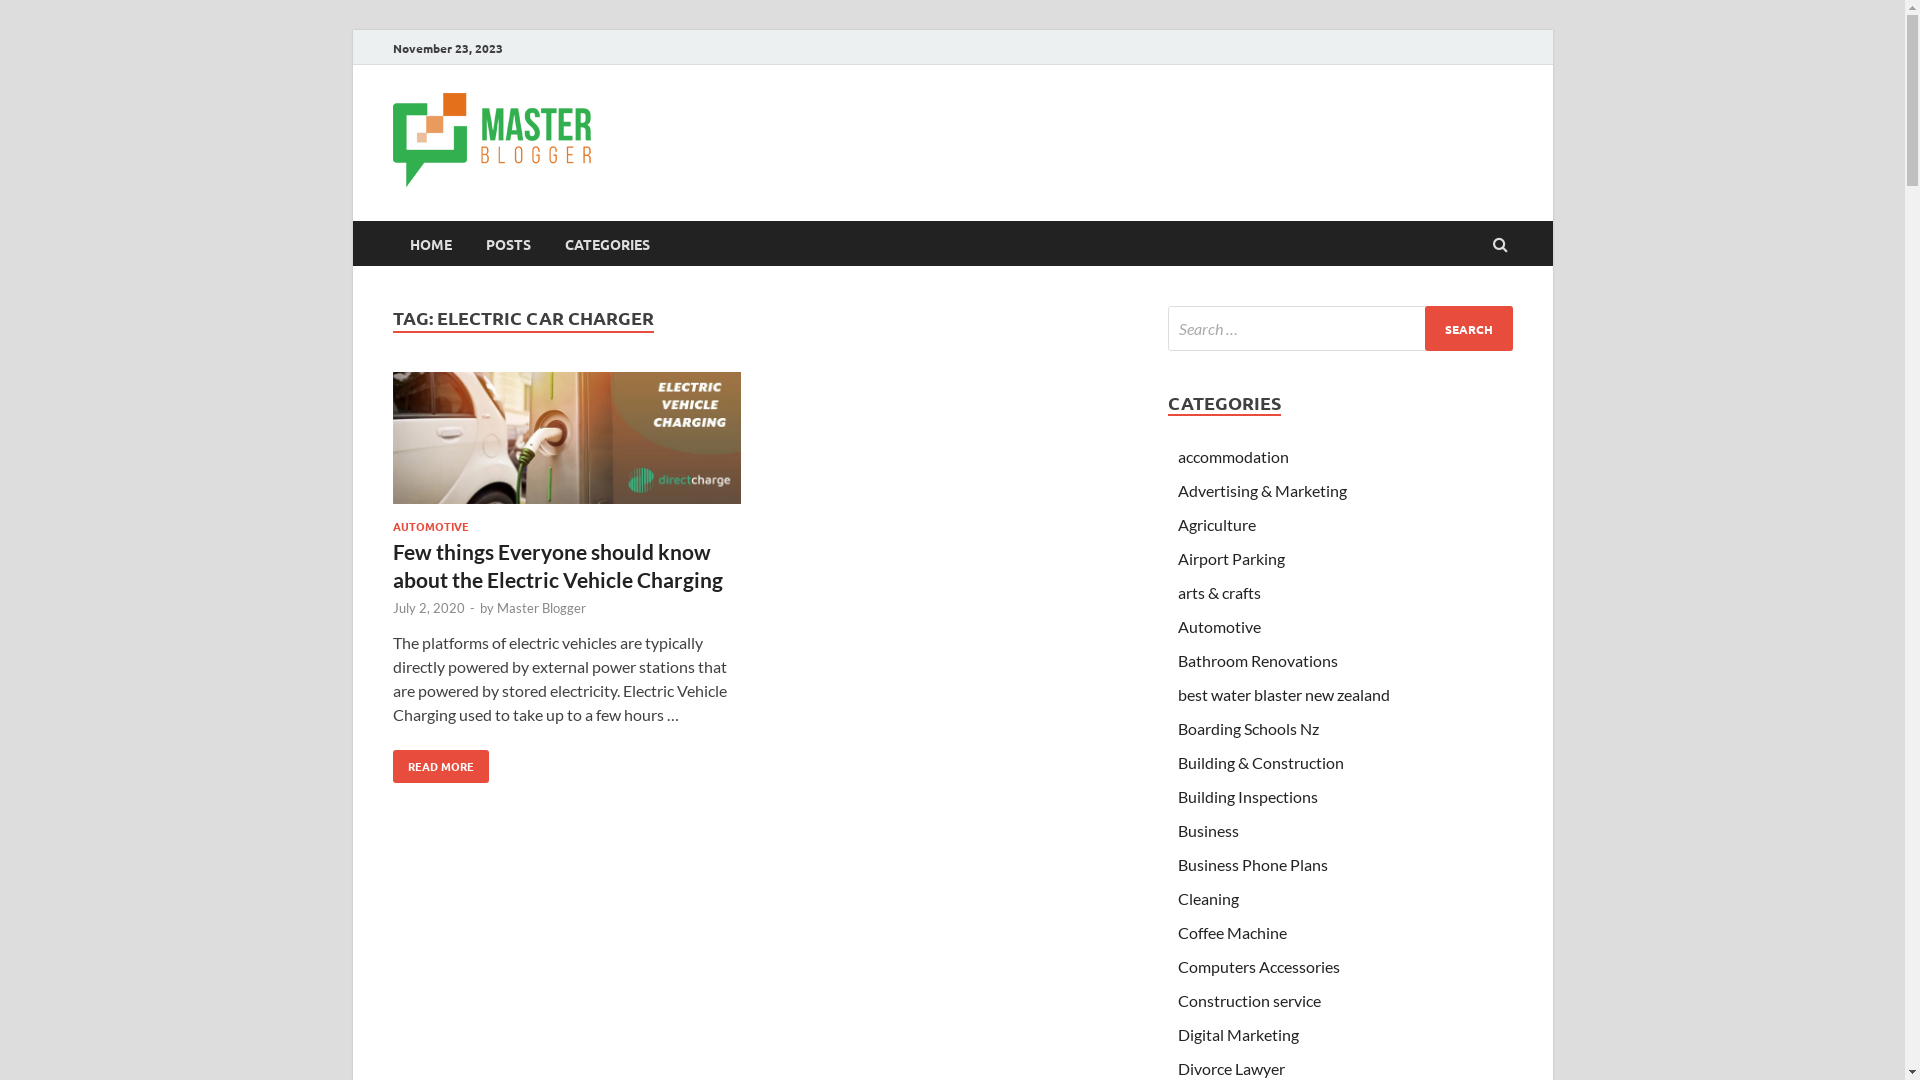 The width and height of the screenshot is (1920, 1080). What do you see at coordinates (1247, 795) in the screenshot?
I see `'Building Inspections'` at bounding box center [1247, 795].